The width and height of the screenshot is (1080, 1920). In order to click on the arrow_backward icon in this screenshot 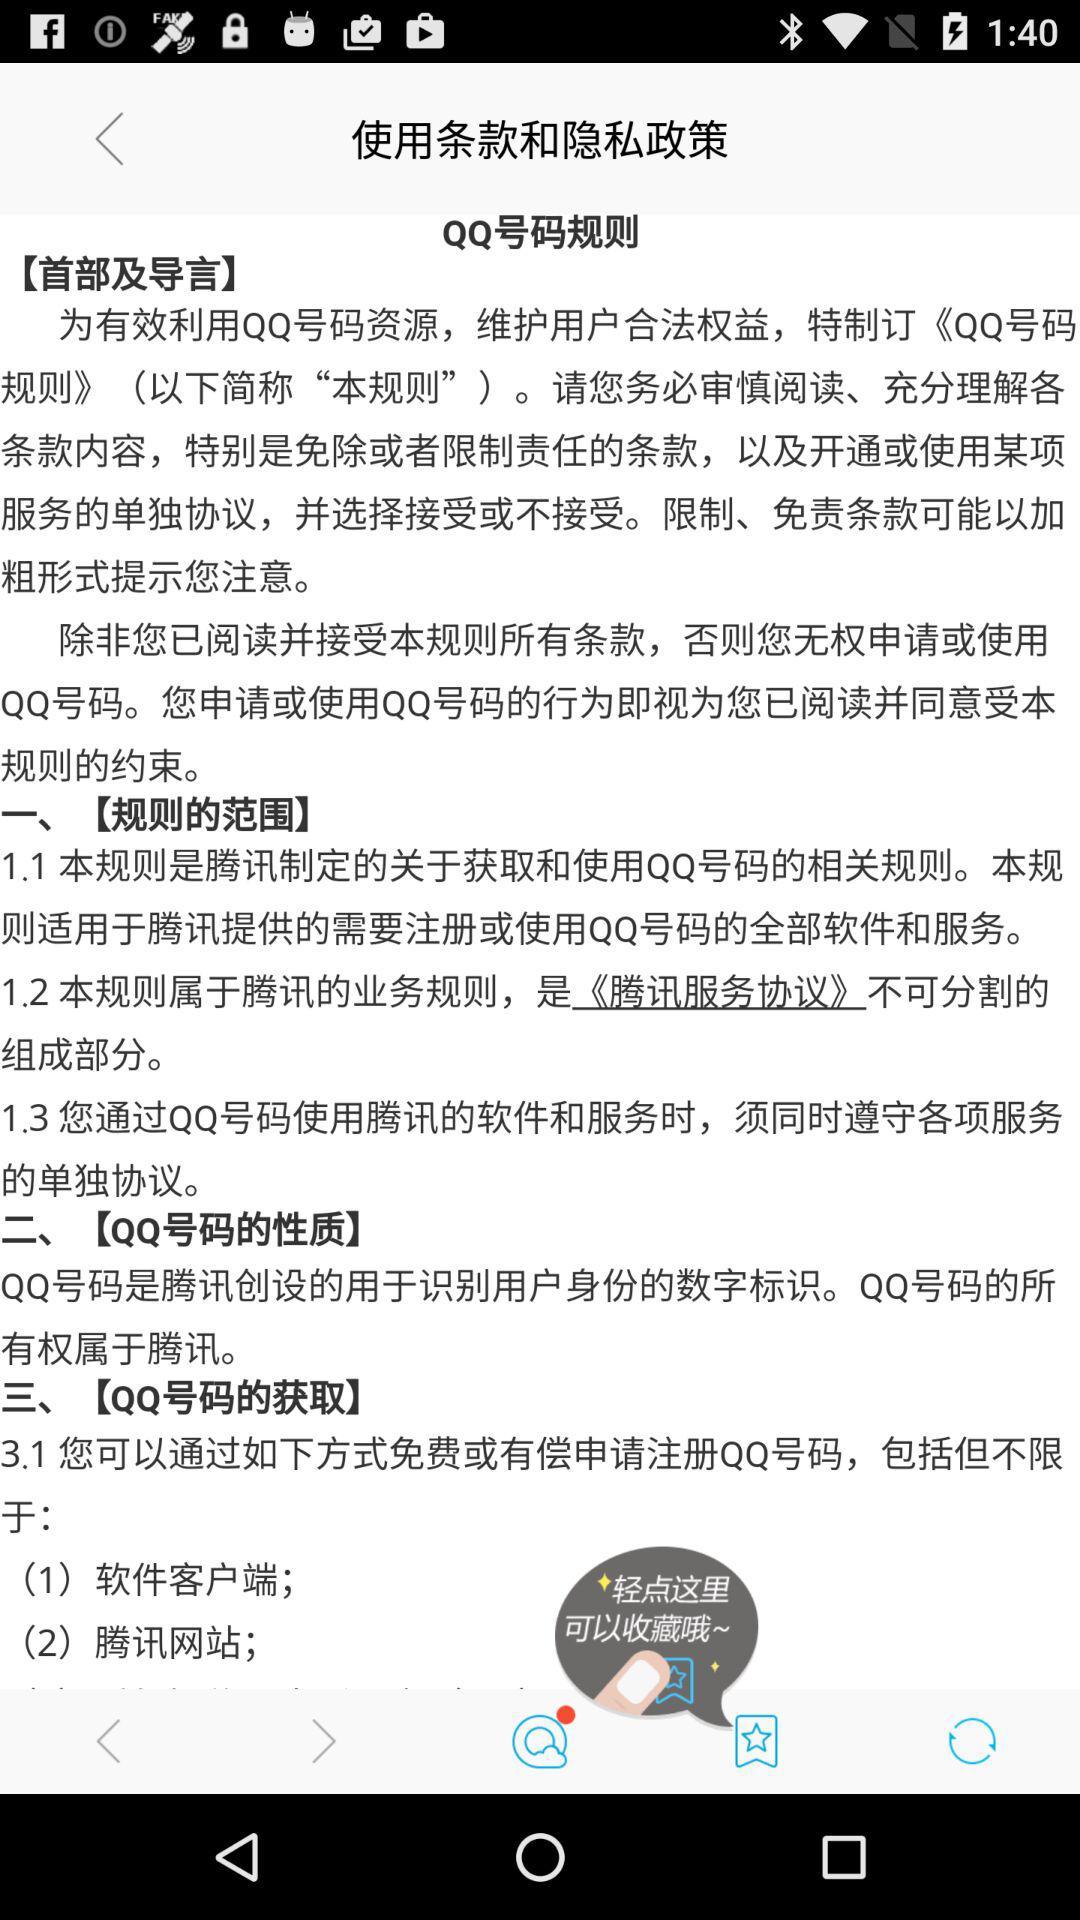, I will do `click(108, 1862)`.